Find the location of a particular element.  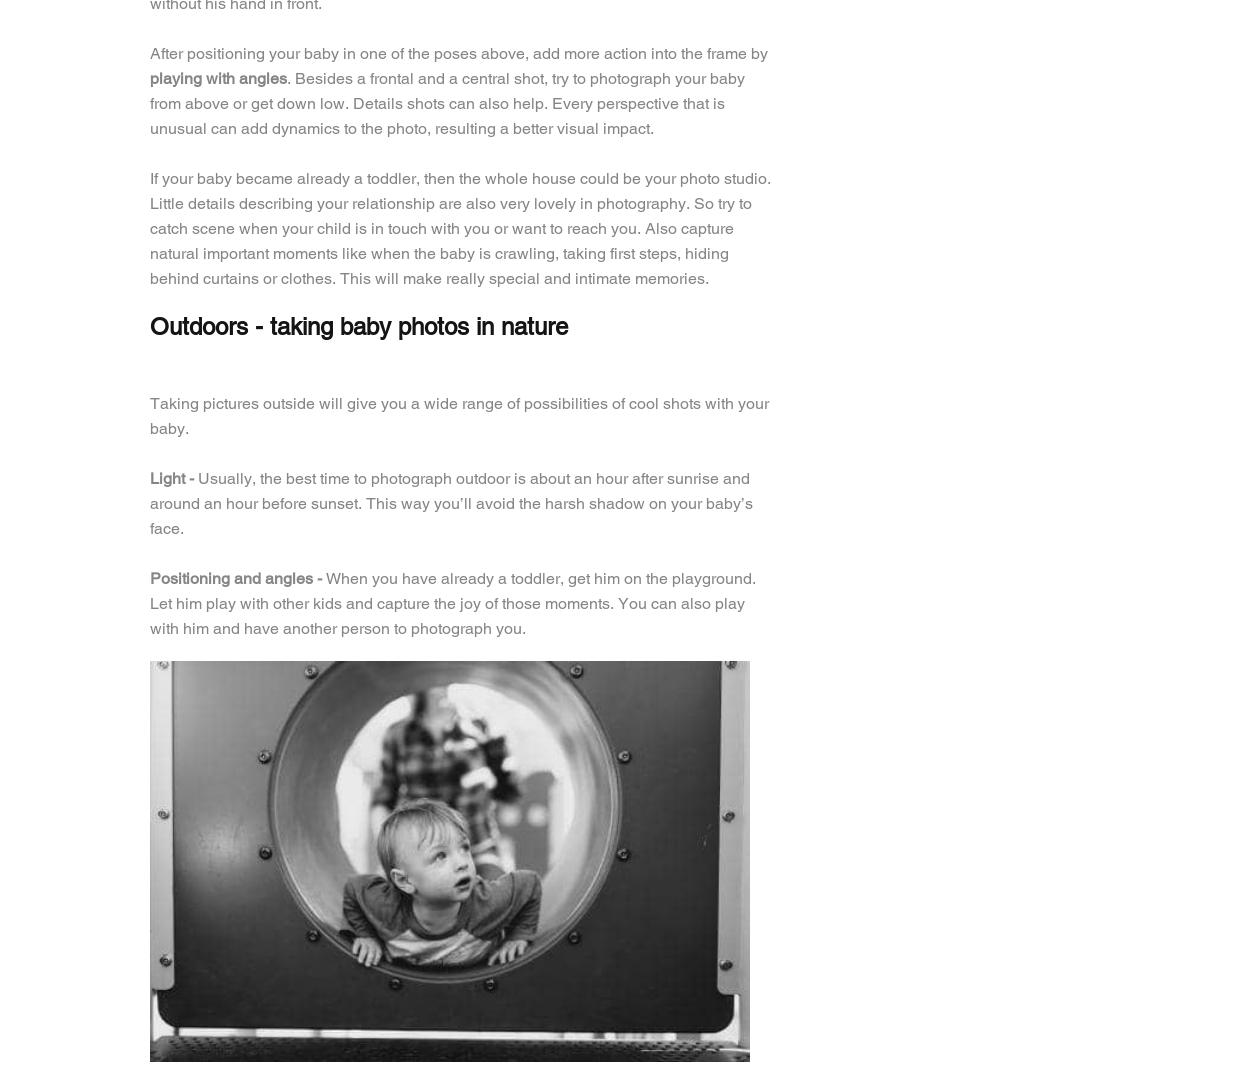

'If your baby became already a toddler, then the whole house could be your photo studio. Little details describing your relationship are also very lovely in photography. So try to catch scene when your child is in touch with you or want to reach you. Also capture natural important moments like when the baby is crawling, taking first steps, hiding behind curtains or clothes. This will make really special and intimate memories.' is located at coordinates (459, 227).